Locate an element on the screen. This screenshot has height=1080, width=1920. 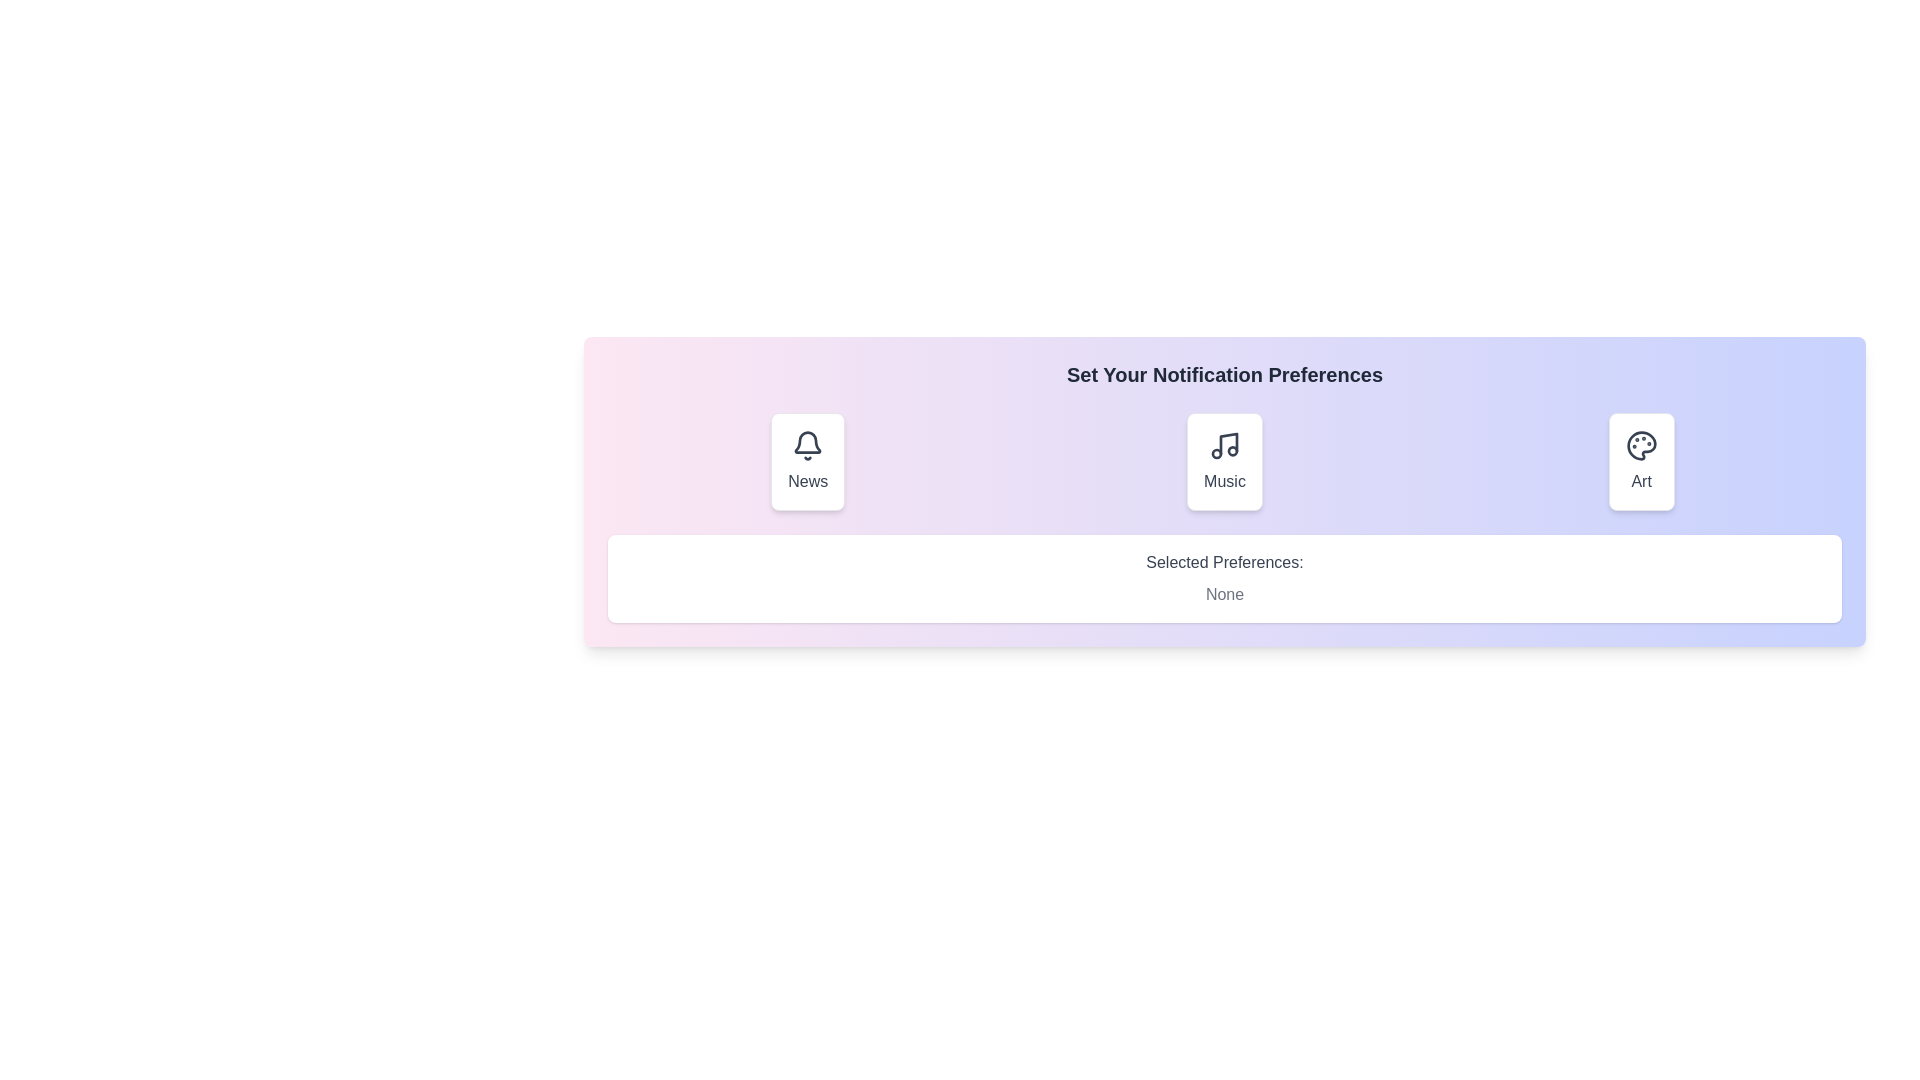
the notification icon representing alerts within the 'News' tile, located at the top section of the tile, to the left of the 'Music' and 'Art' tiles is located at coordinates (808, 445).